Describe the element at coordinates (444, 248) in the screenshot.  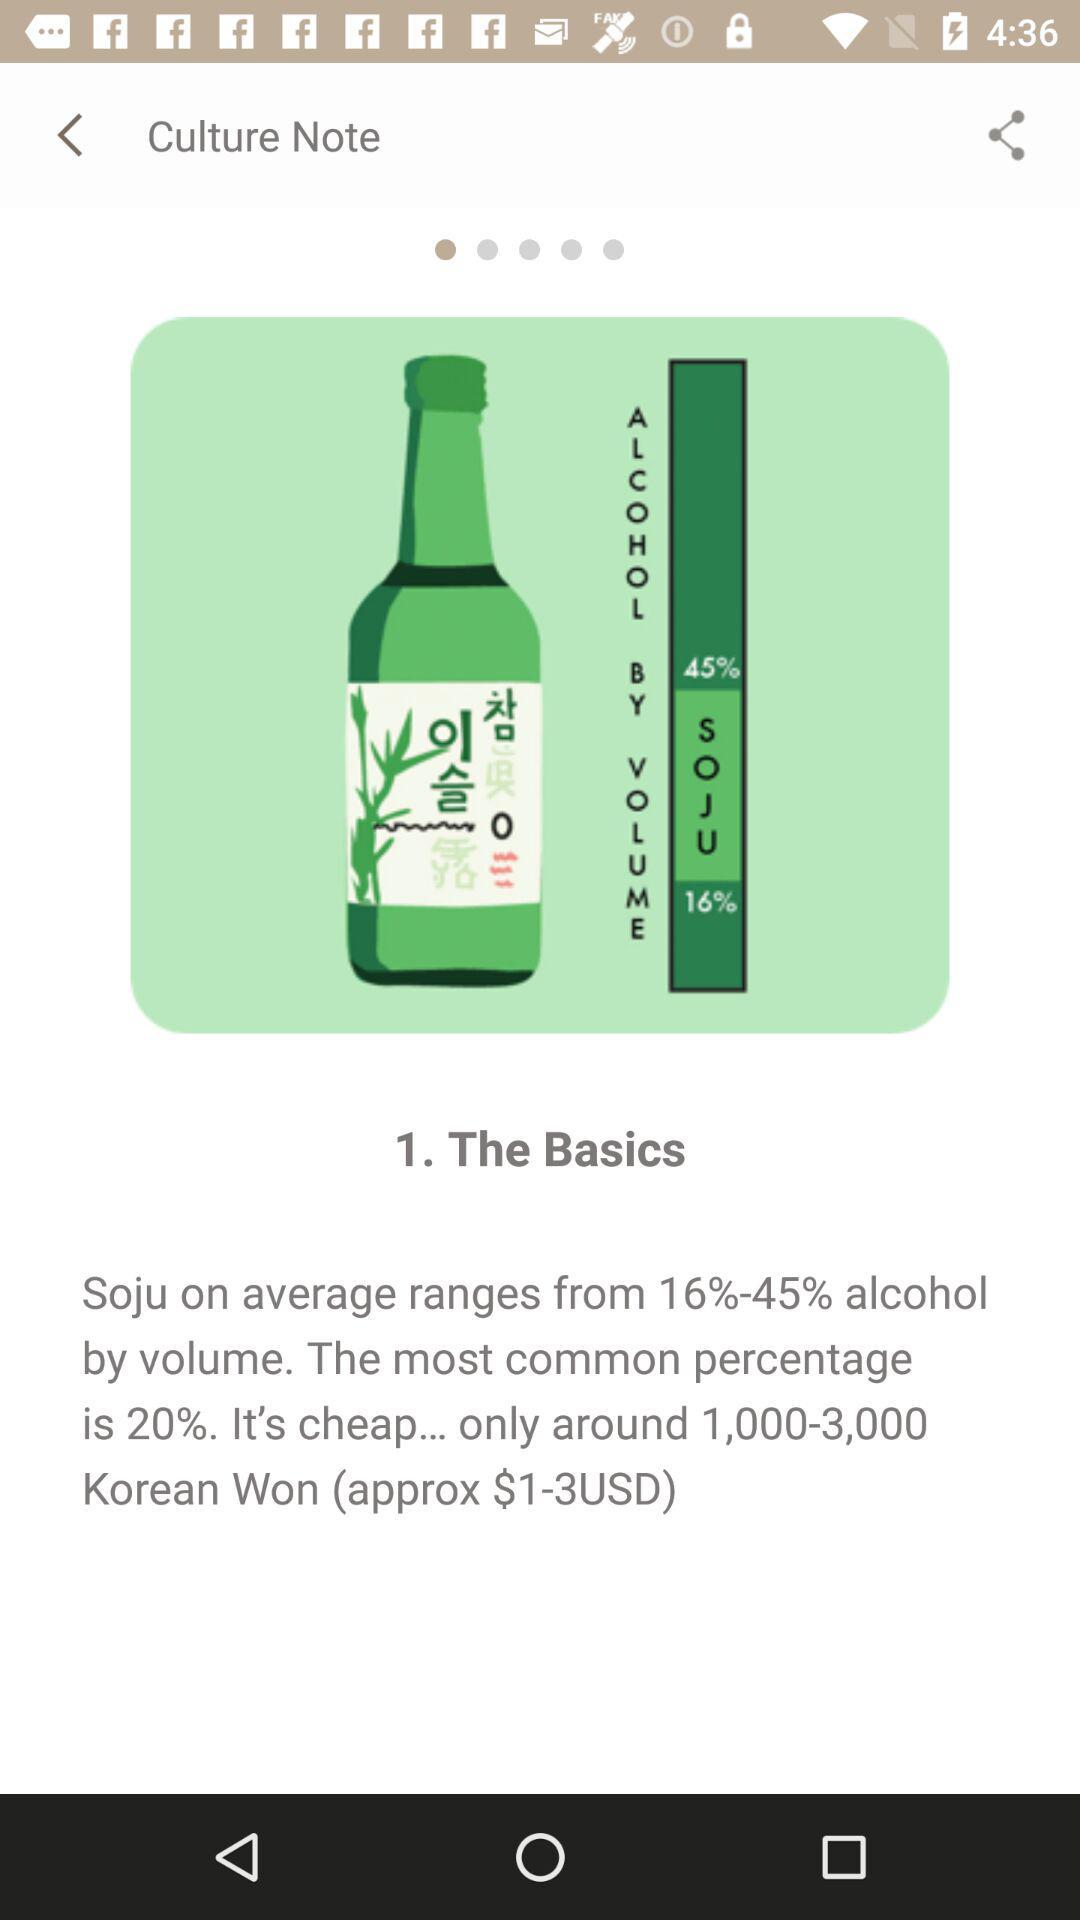
I see `the star icon` at that location.